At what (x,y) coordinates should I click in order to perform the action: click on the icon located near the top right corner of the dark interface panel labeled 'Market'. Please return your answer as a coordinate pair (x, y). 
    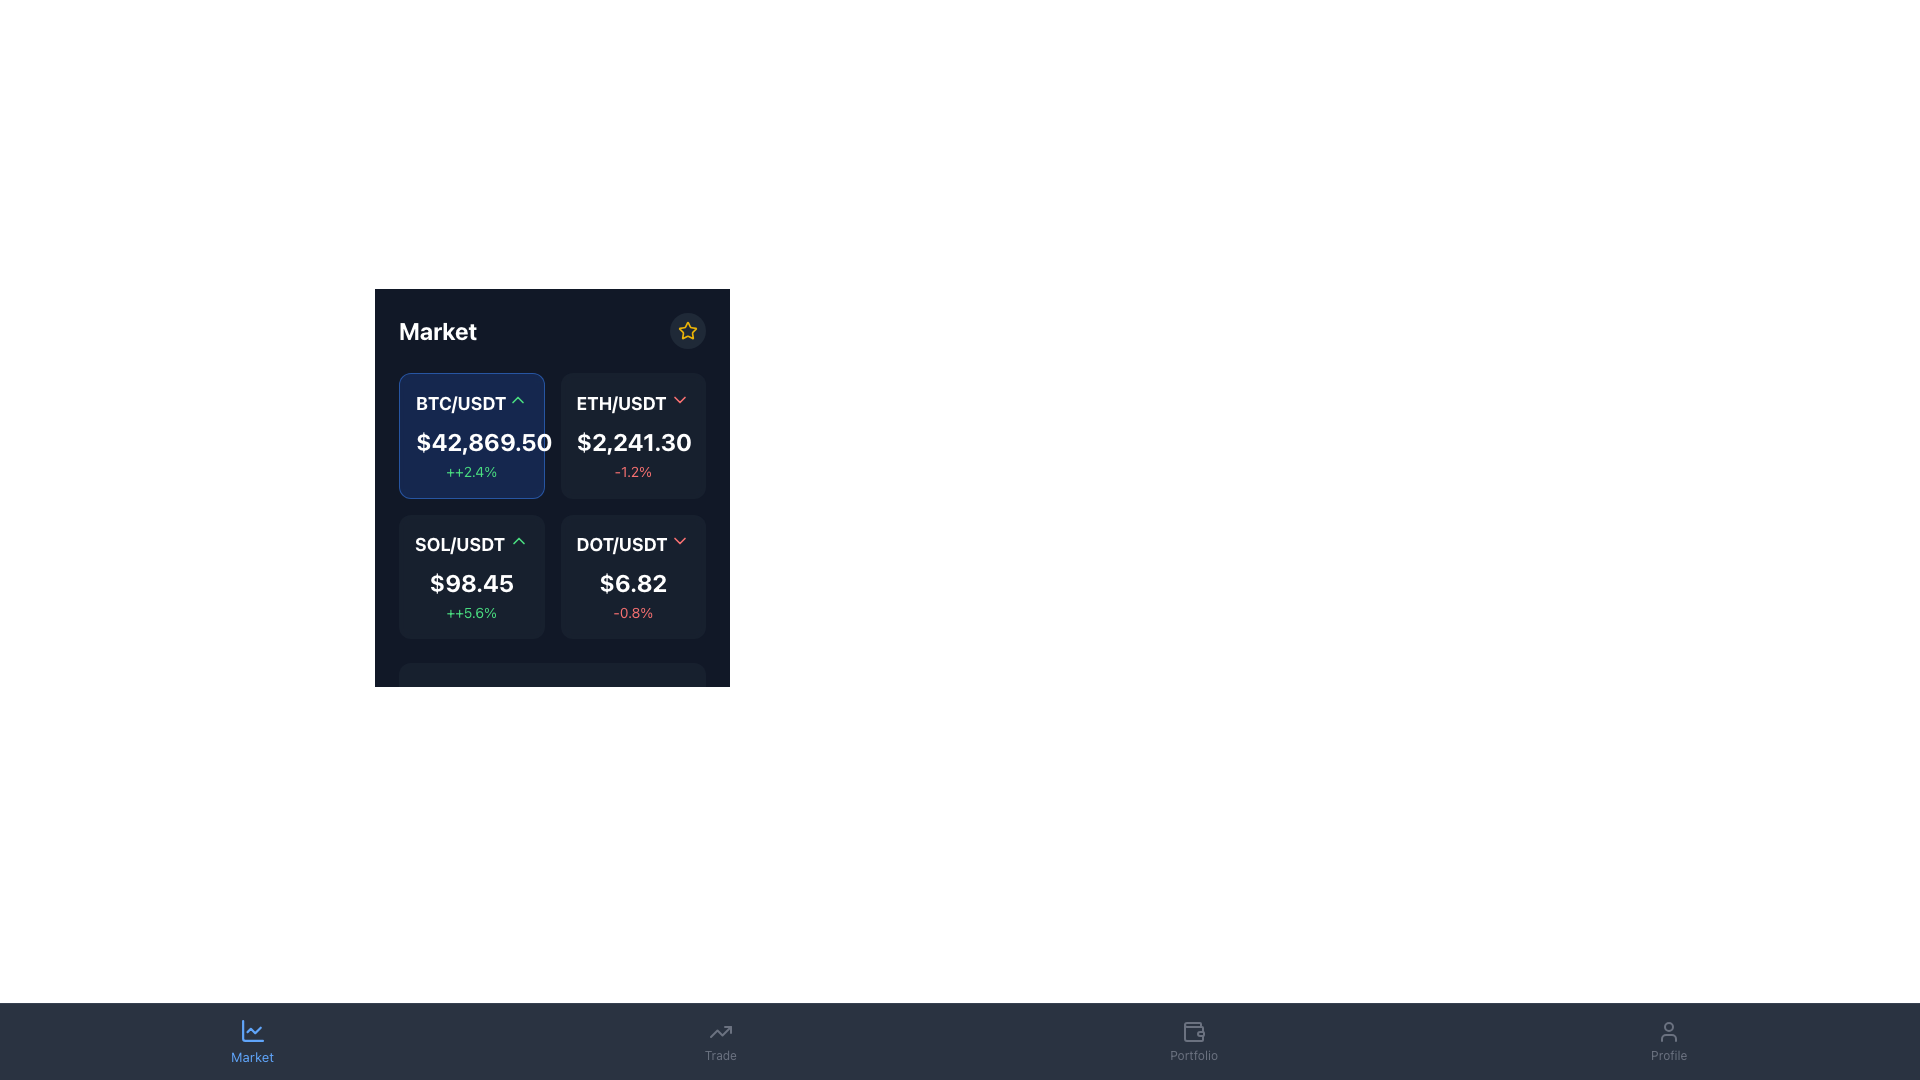
    Looking at the image, I should click on (687, 329).